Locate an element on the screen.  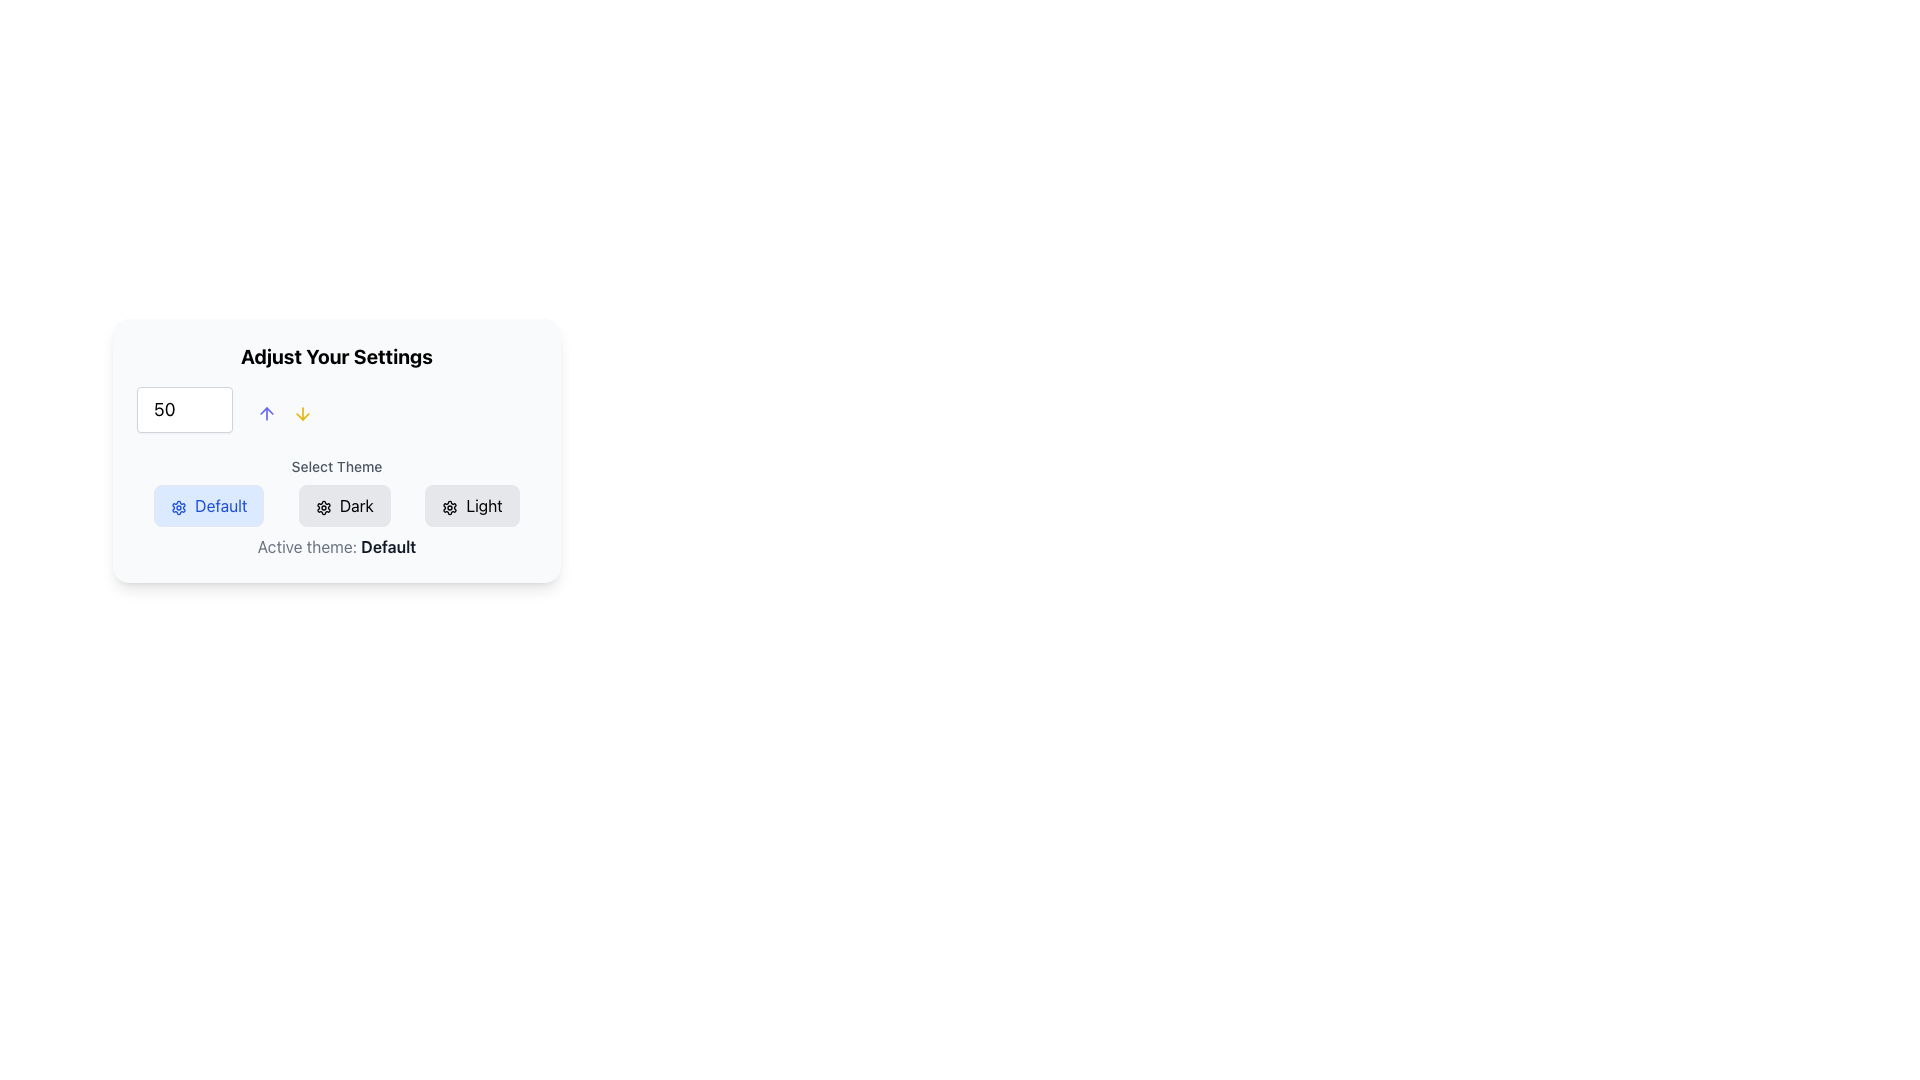
the group of theme selection buttons (Default, Dark, Light) located within the settings panel, which is below the 'Adjust Your Settings' header and above the 'Active theme: Default' text is located at coordinates (336, 507).